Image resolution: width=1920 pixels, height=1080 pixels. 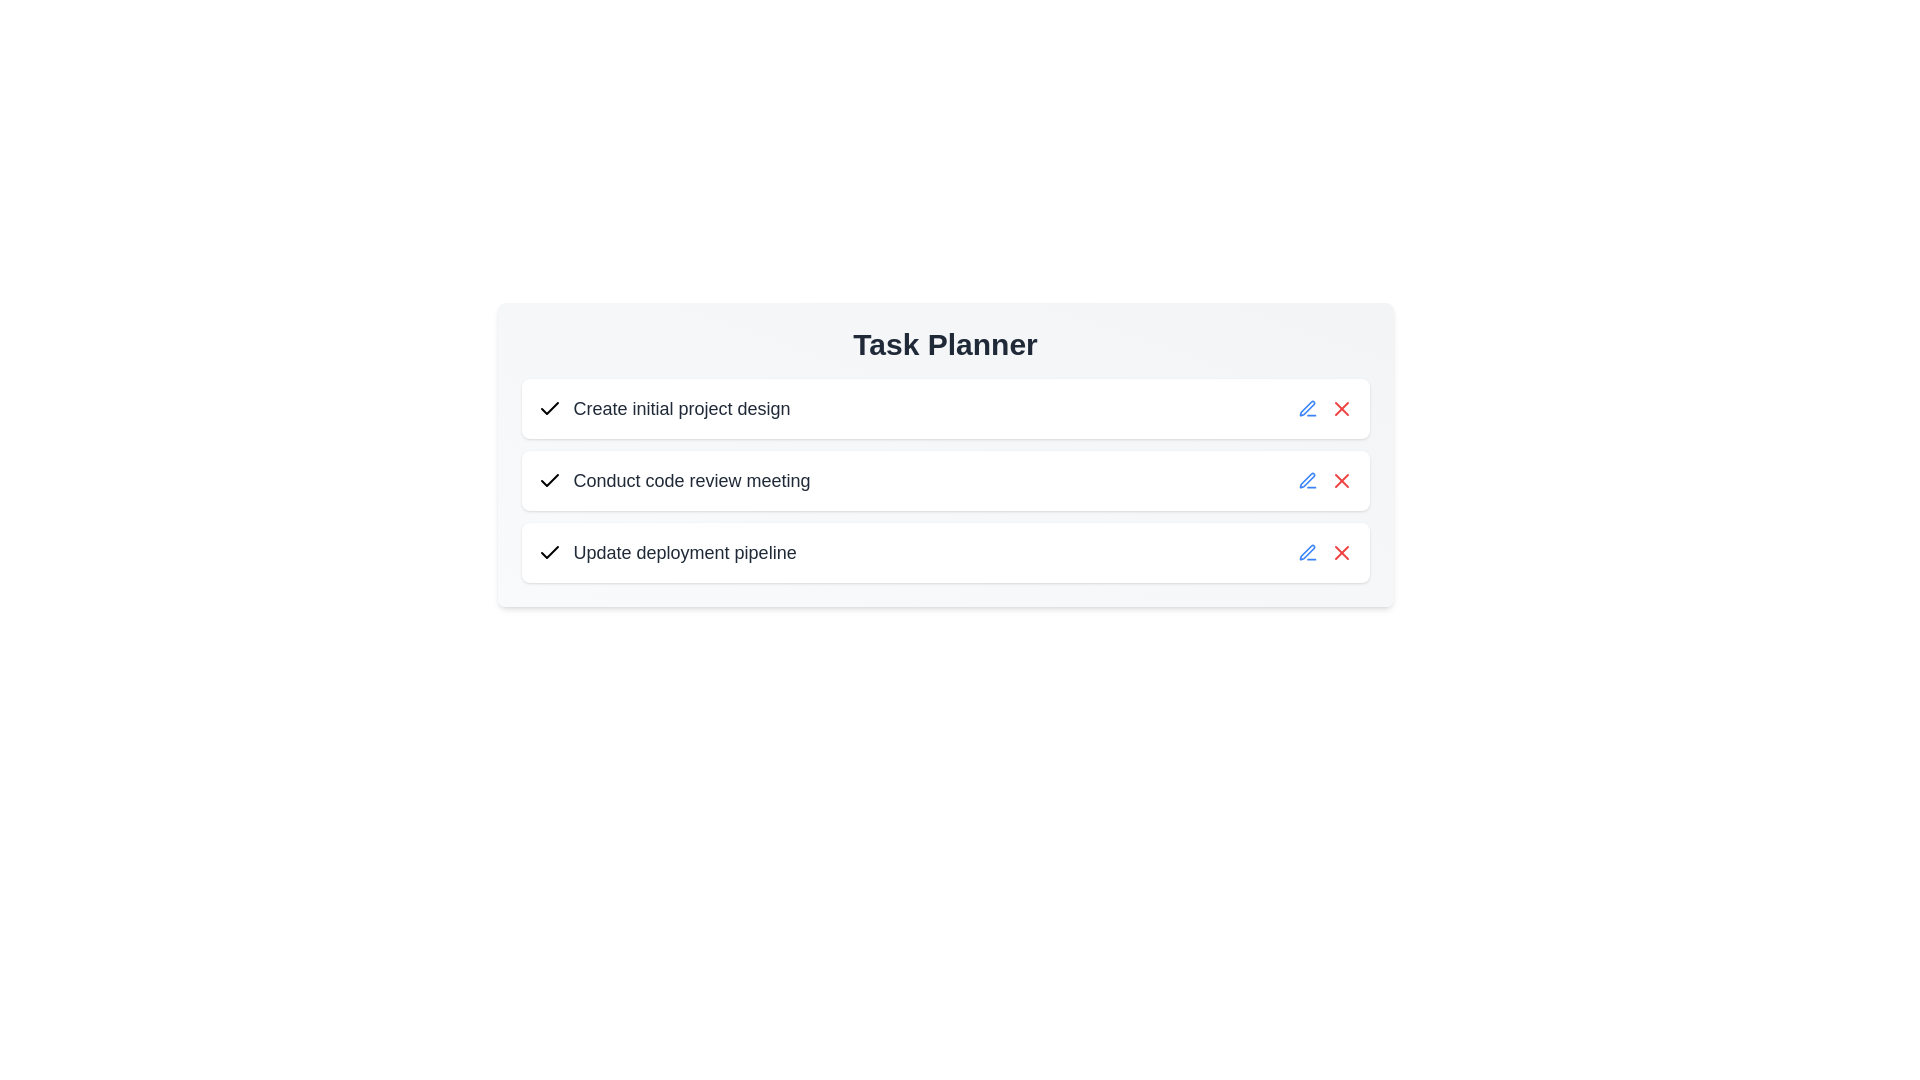 I want to click on the 'X' icon styled as an SVG image, which functions as a delete button for the task 'Create initial project design', so click(x=1341, y=407).